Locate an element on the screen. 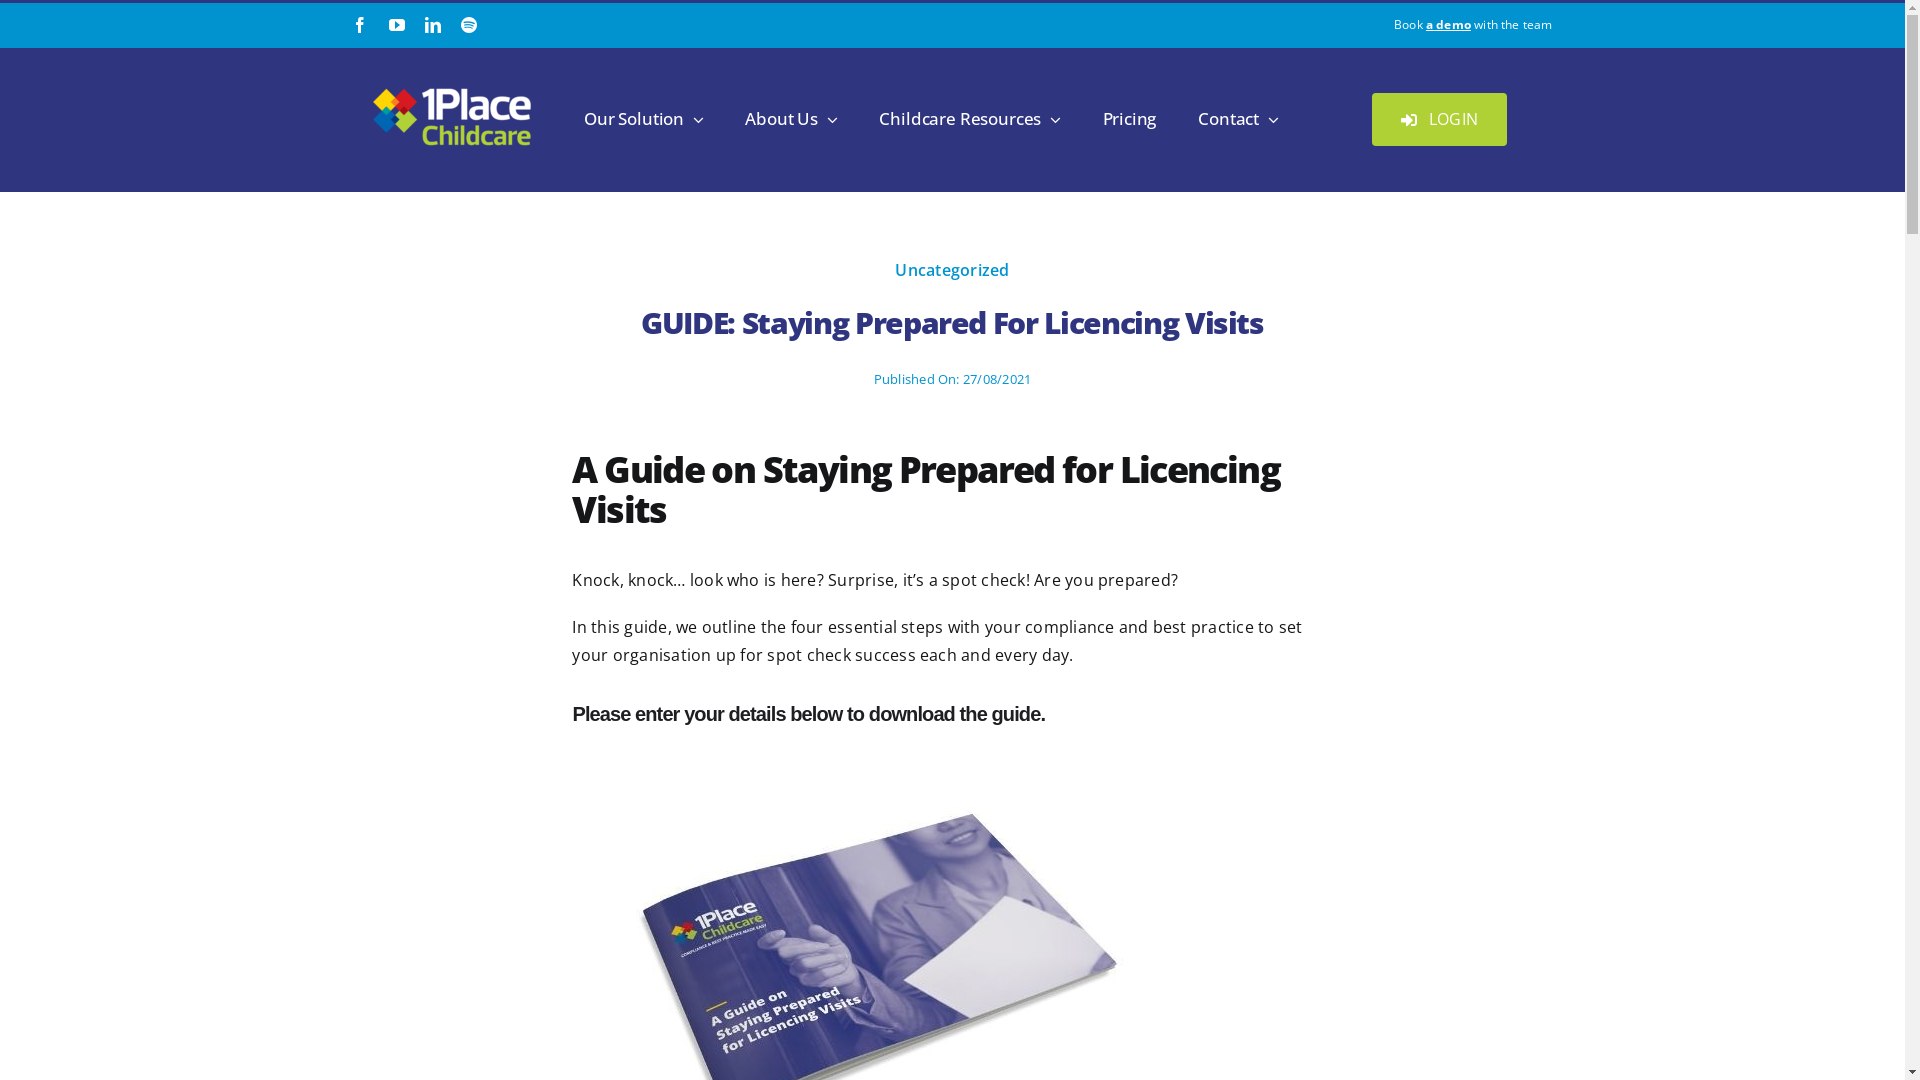  'Facebook' is located at coordinates (360, 24).